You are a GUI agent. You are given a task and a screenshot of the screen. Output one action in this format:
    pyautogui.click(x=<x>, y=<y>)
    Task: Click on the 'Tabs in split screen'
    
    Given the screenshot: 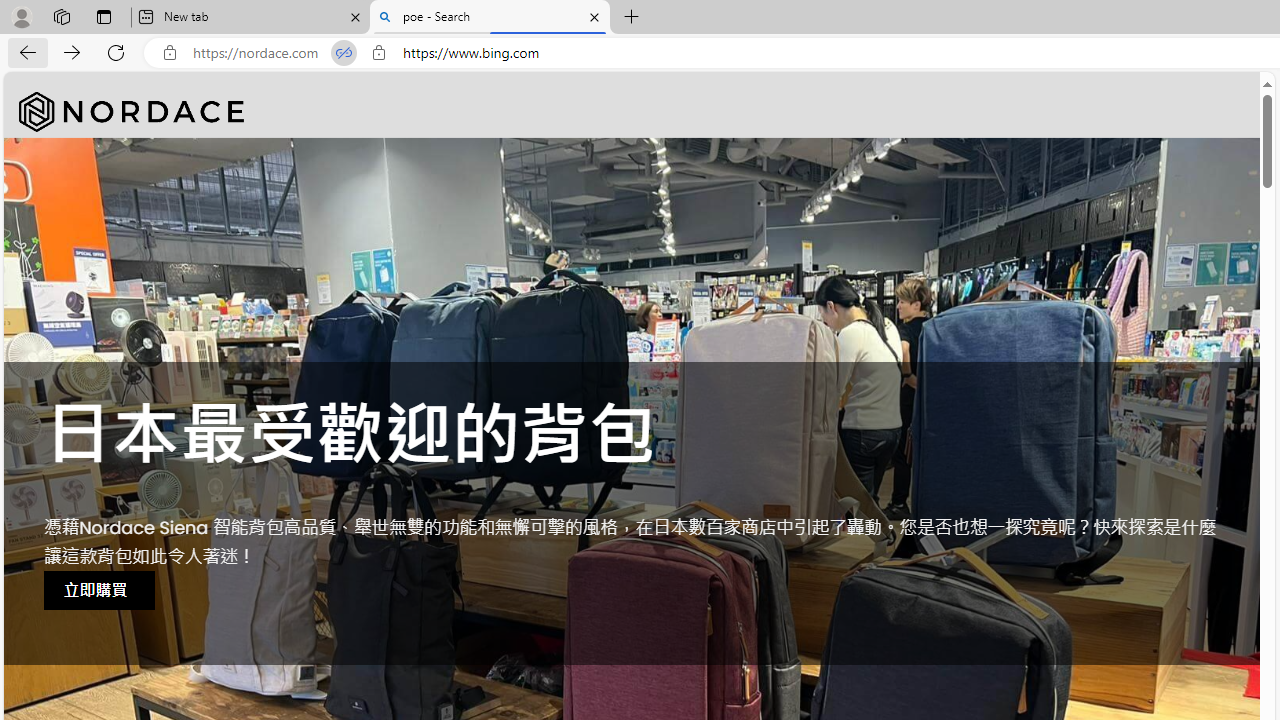 What is the action you would take?
    pyautogui.click(x=344, y=52)
    